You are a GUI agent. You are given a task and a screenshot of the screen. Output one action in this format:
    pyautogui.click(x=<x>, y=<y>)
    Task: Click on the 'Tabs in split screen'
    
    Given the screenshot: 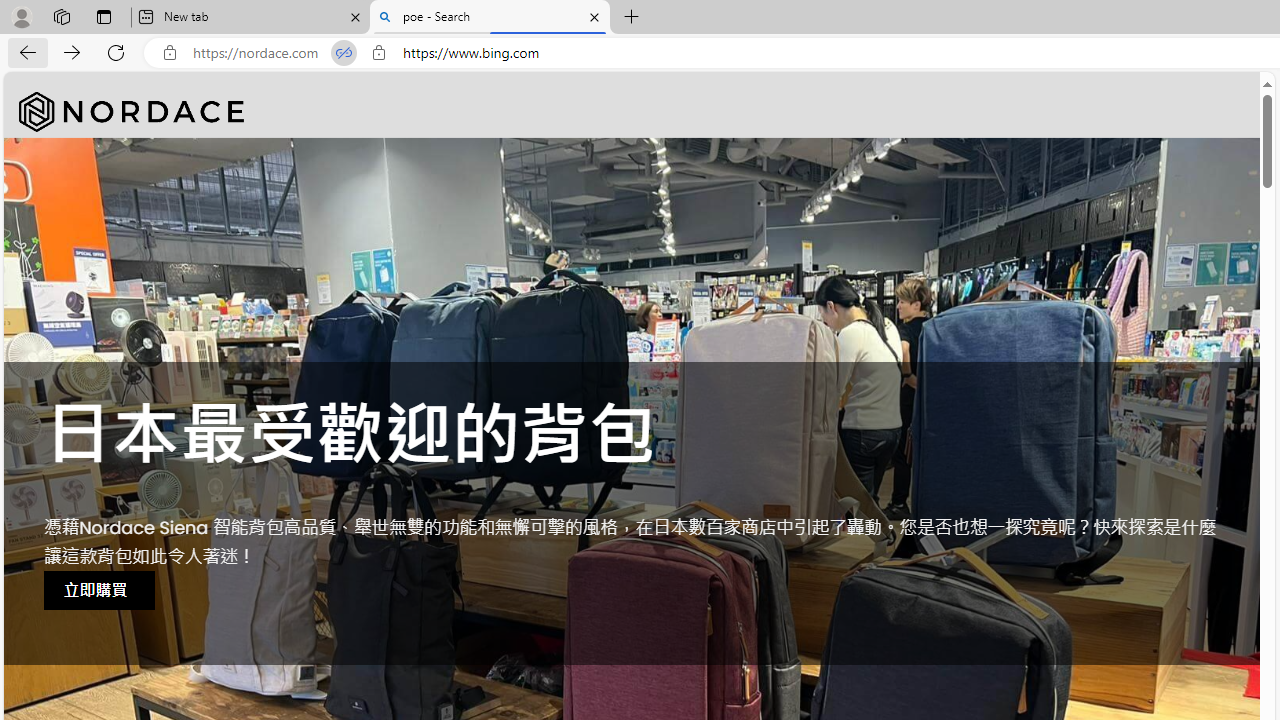 What is the action you would take?
    pyautogui.click(x=344, y=52)
    